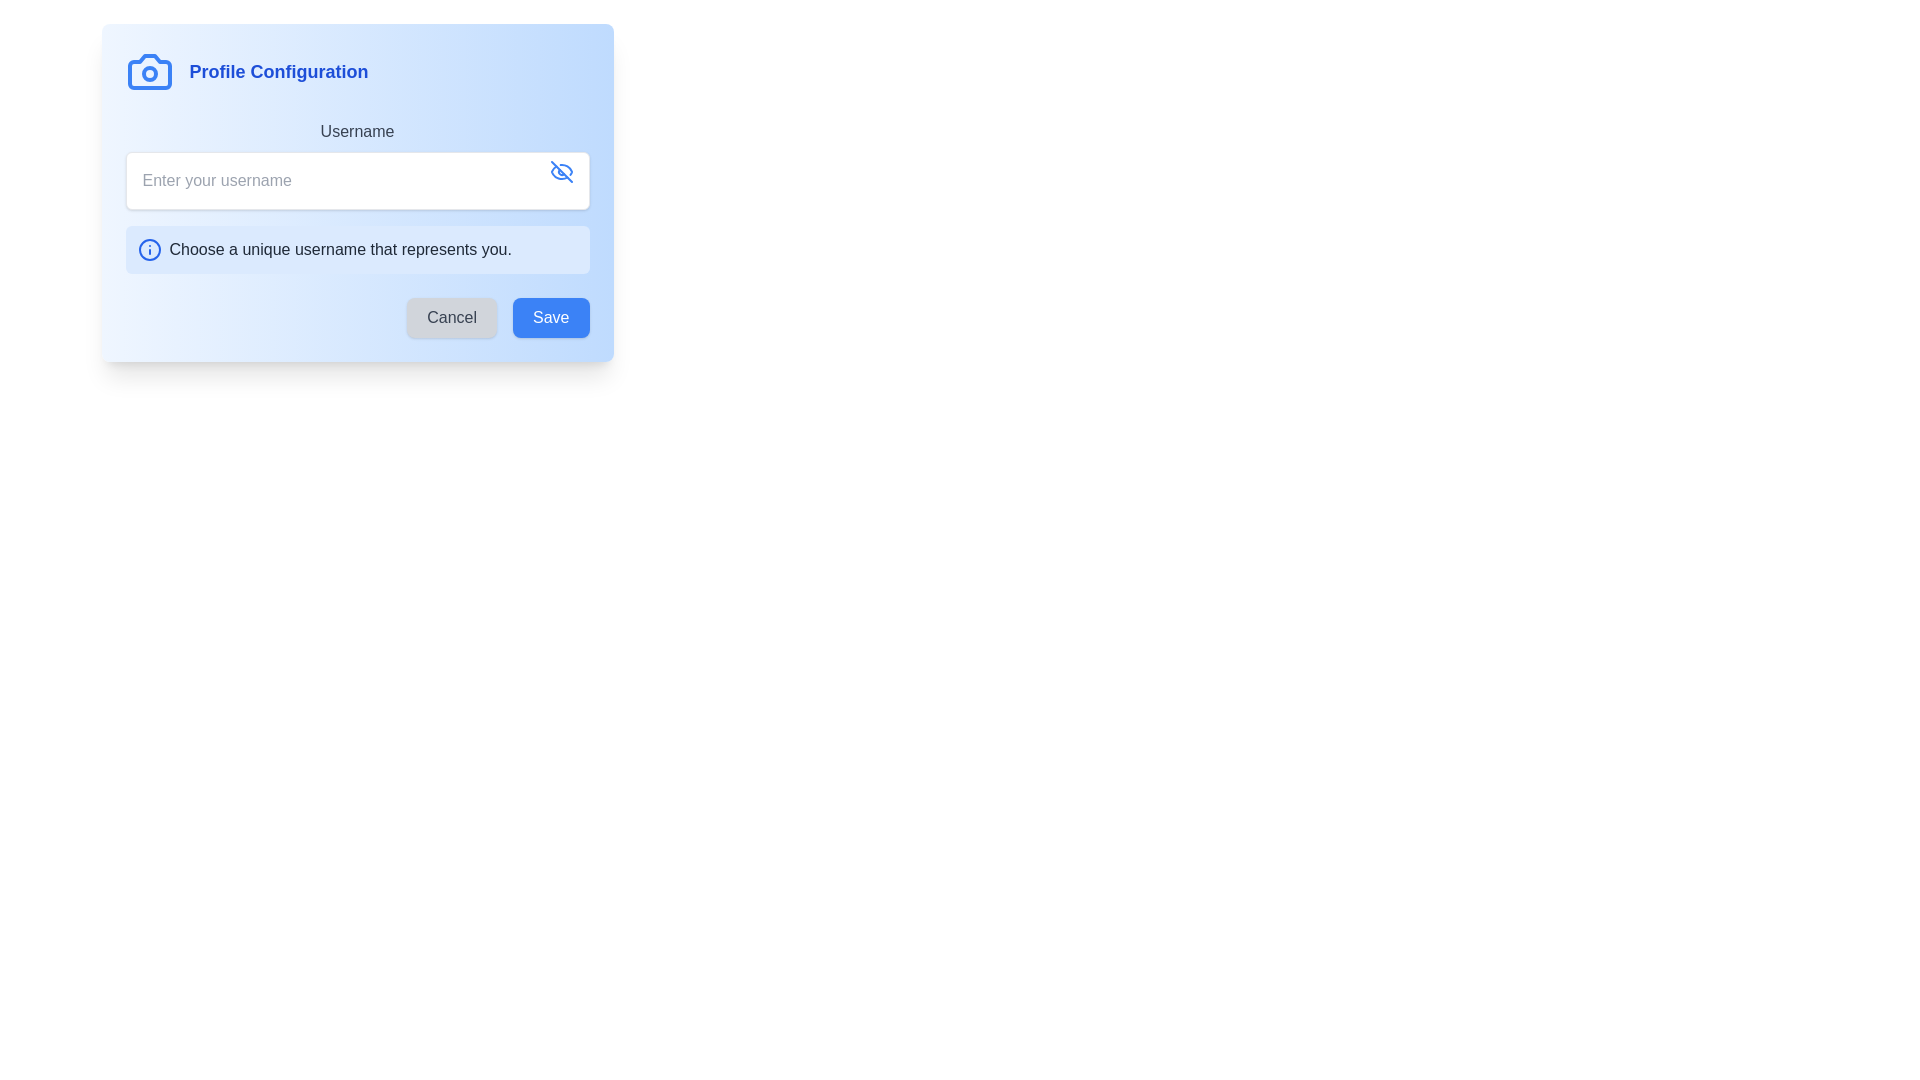 This screenshot has width=1920, height=1080. What do you see at coordinates (148, 249) in the screenshot?
I see `the informational or warning icon located at the beginning of the notification message 'Choose a unique username that represents you.'` at bounding box center [148, 249].